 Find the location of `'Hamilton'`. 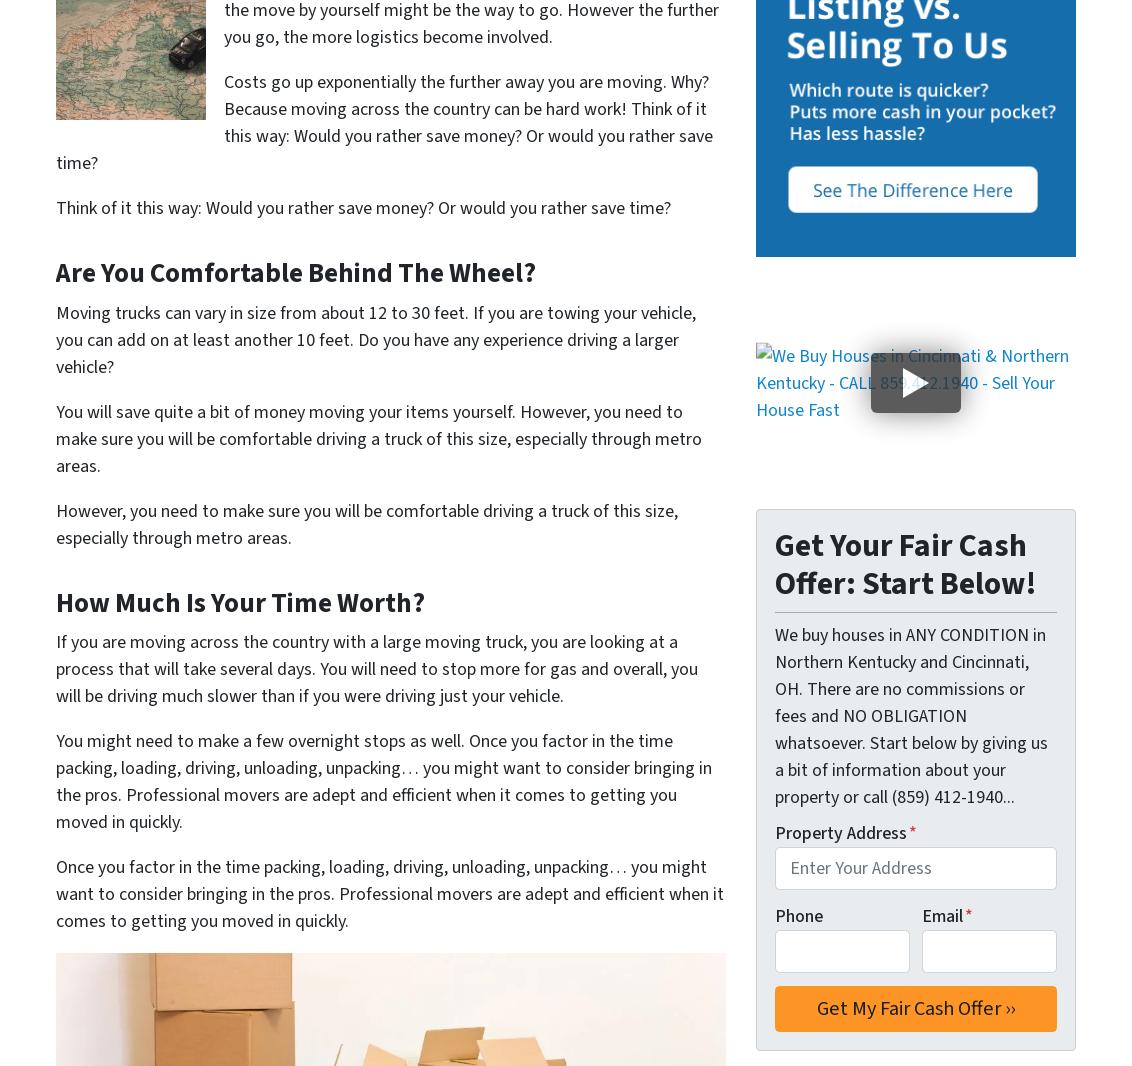

'Hamilton' is located at coordinates (883, 231).